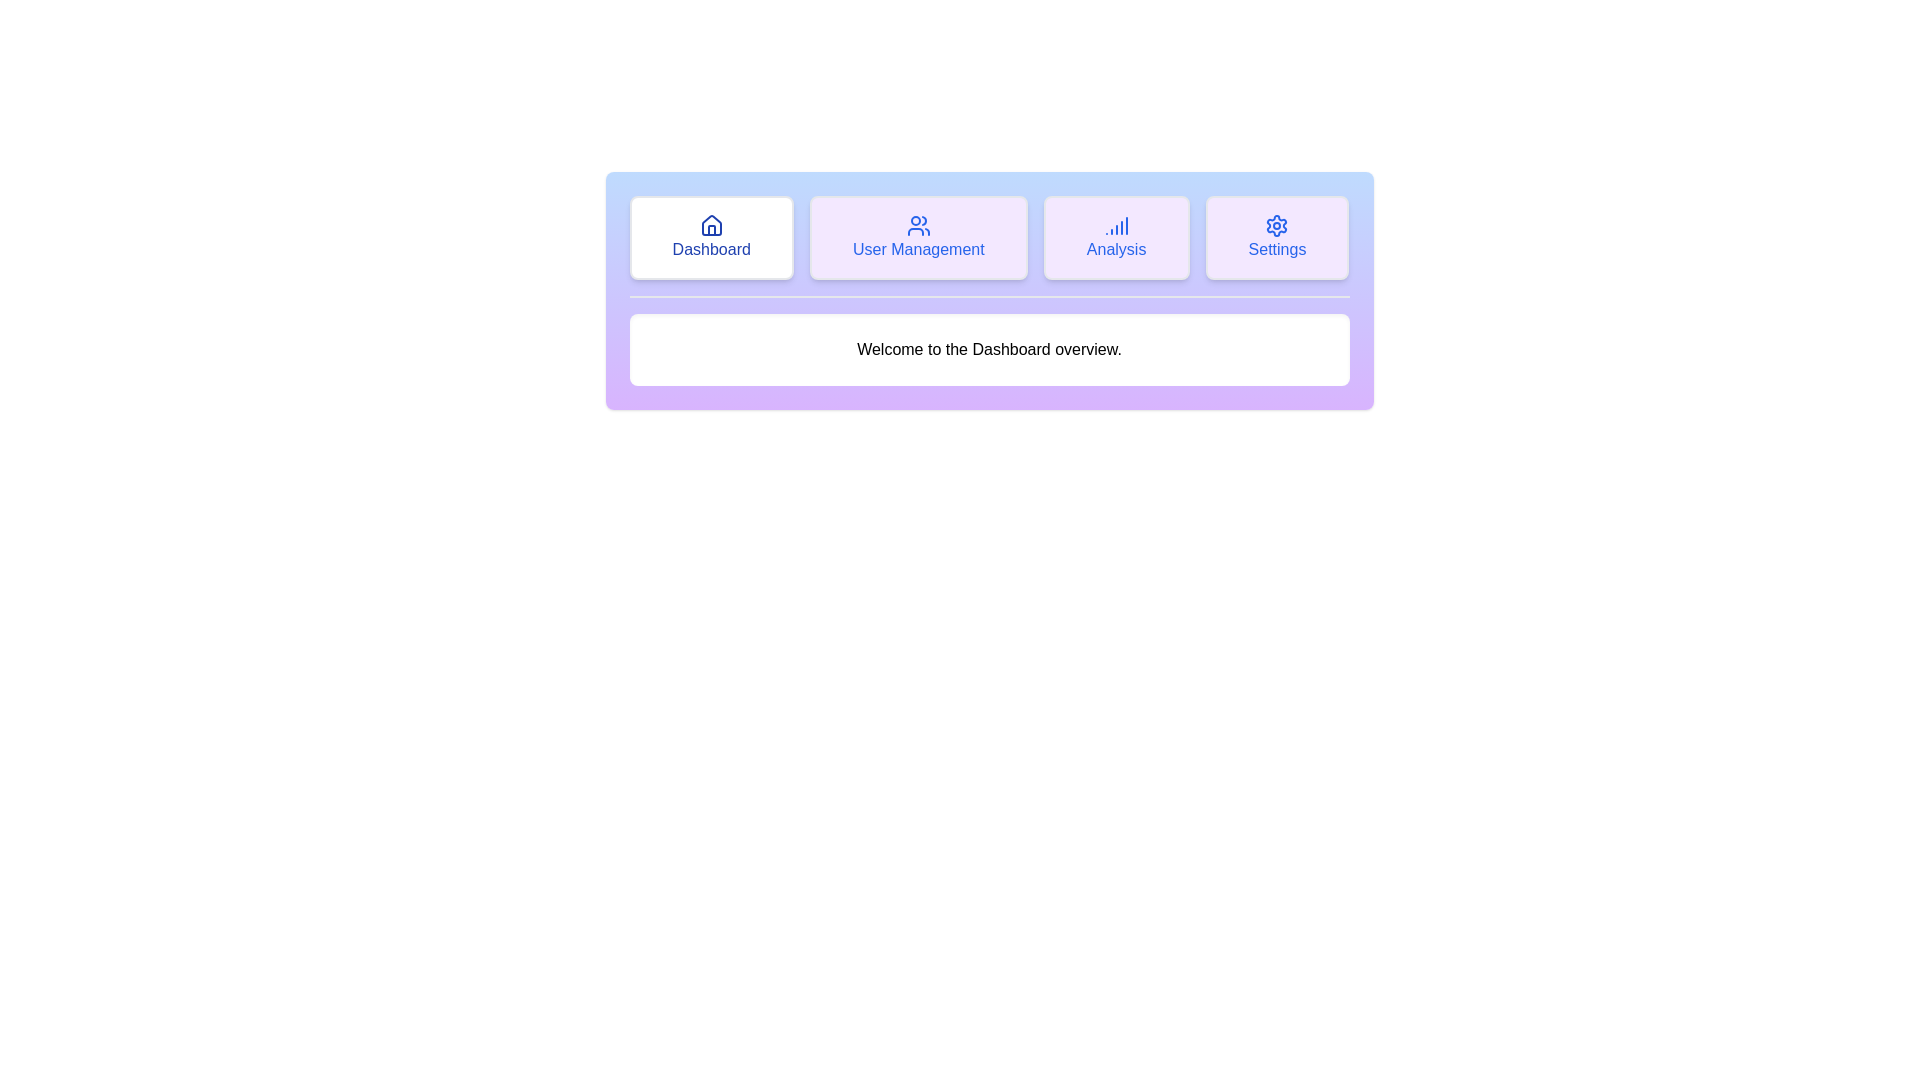 The image size is (1920, 1080). What do you see at coordinates (1115, 249) in the screenshot?
I see `the static text label UI component displaying 'Analysis' in a bold blue font, which is located in the top menu section, specifically the third option from the left` at bounding box center [1115, 249].